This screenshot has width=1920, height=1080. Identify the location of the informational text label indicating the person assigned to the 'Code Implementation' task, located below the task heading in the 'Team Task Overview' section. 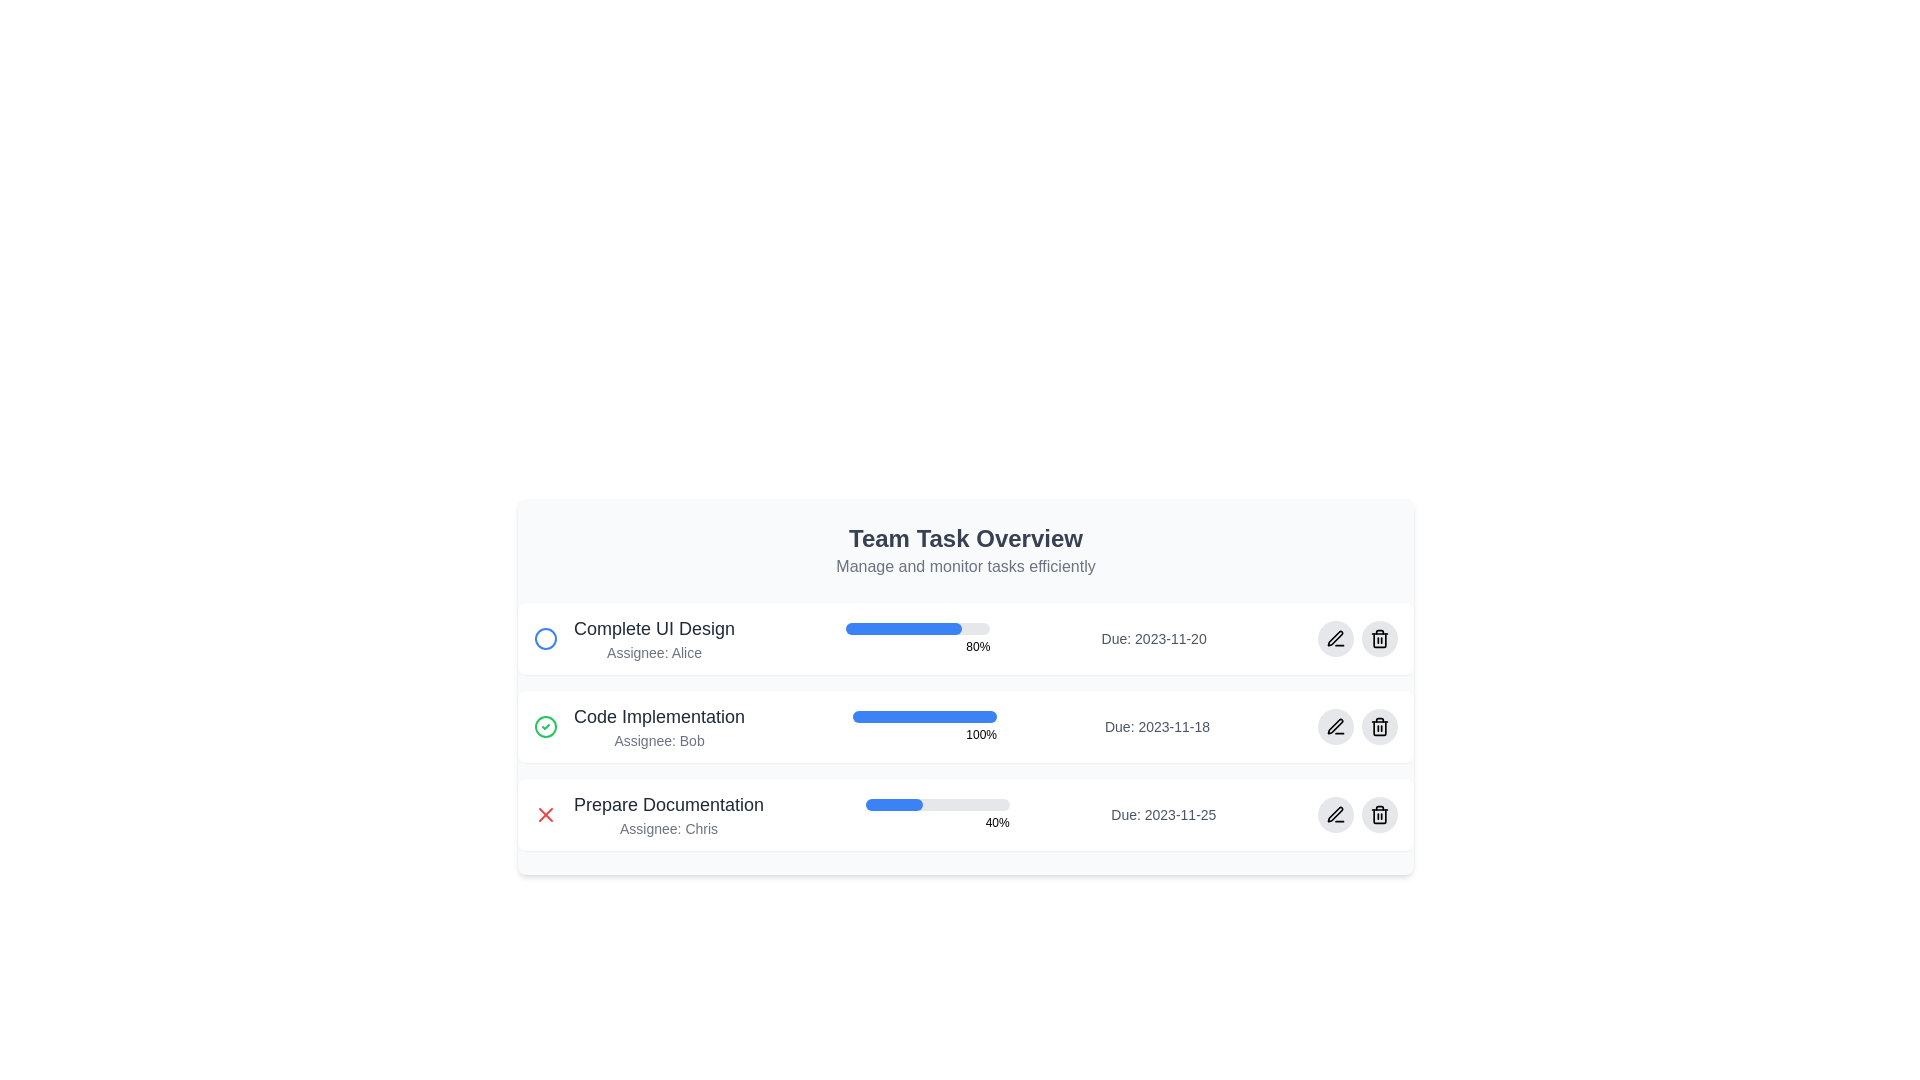
(659, 740).